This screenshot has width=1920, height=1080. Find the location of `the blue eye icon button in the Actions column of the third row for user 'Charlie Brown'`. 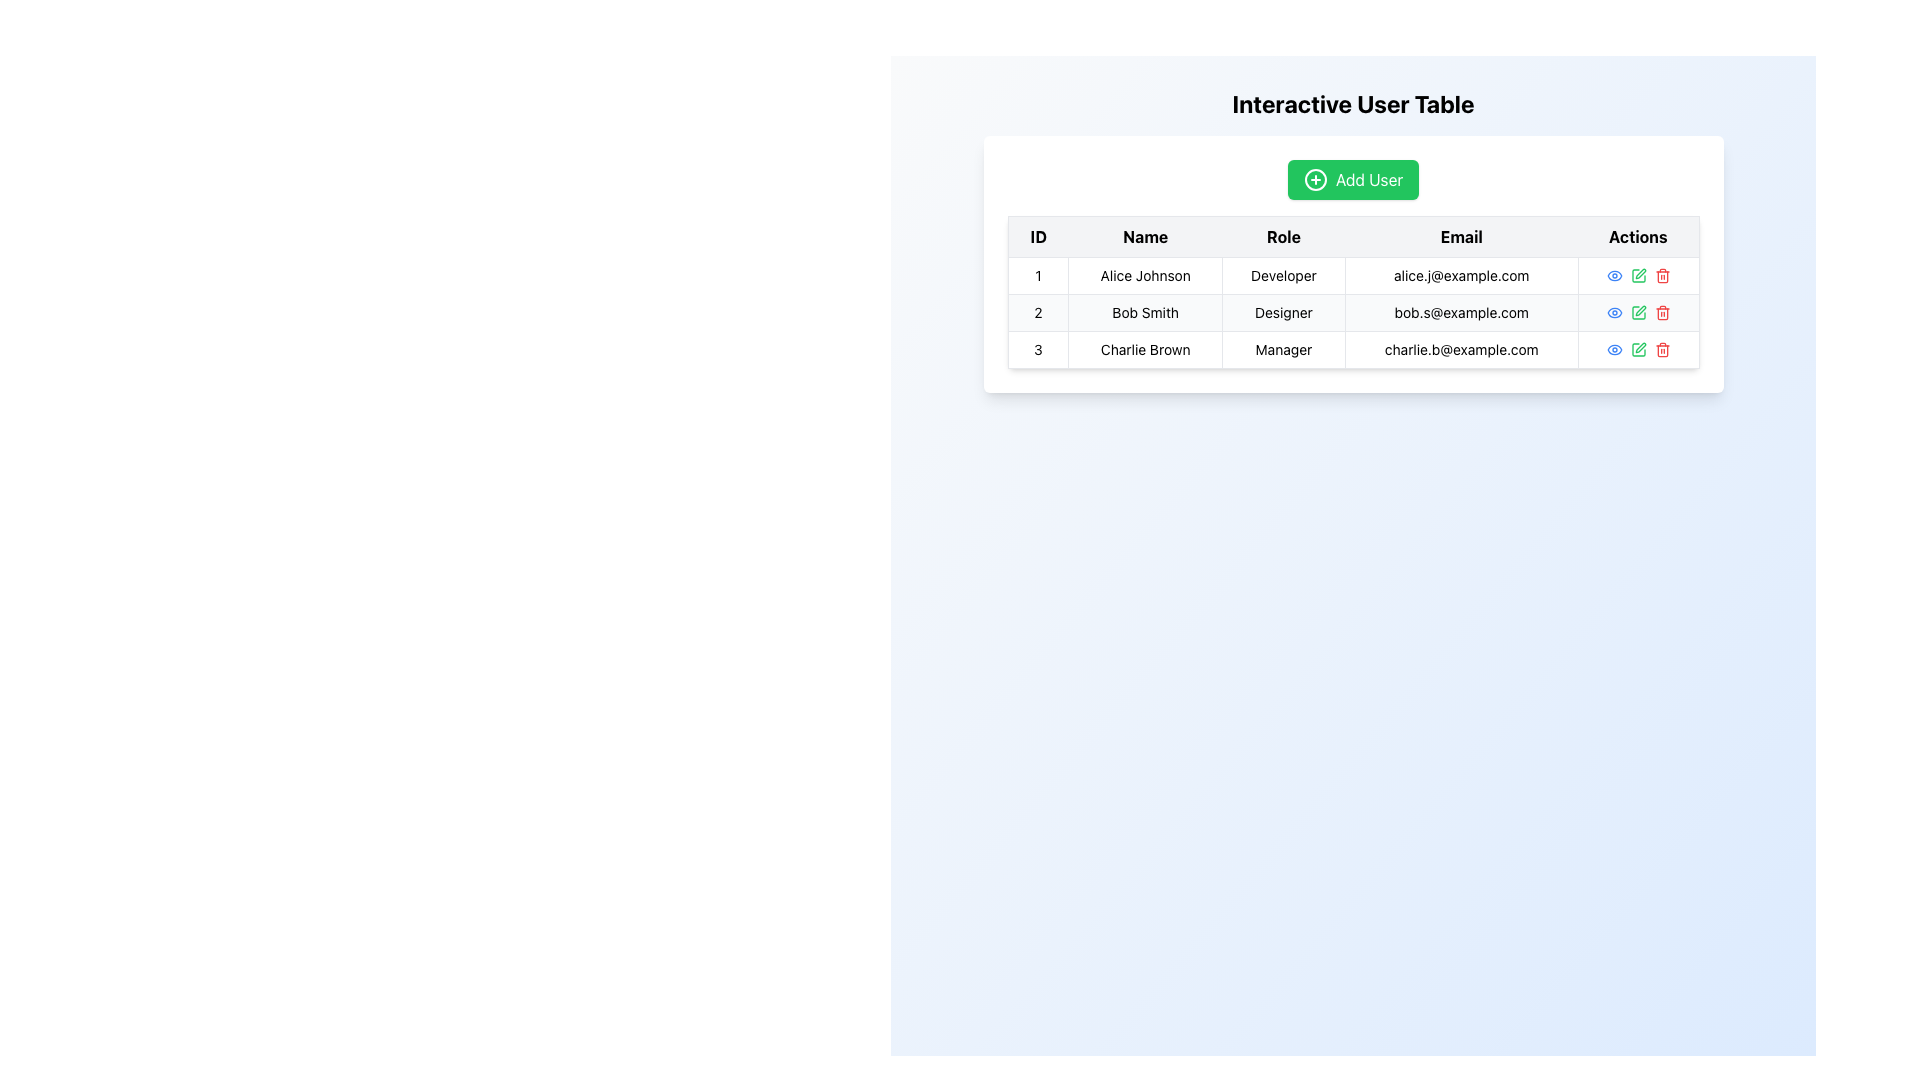

the blue eye icon button in the Actions column of the third row for user 'Charlie Brown' is located at coordinates (1614, 349).